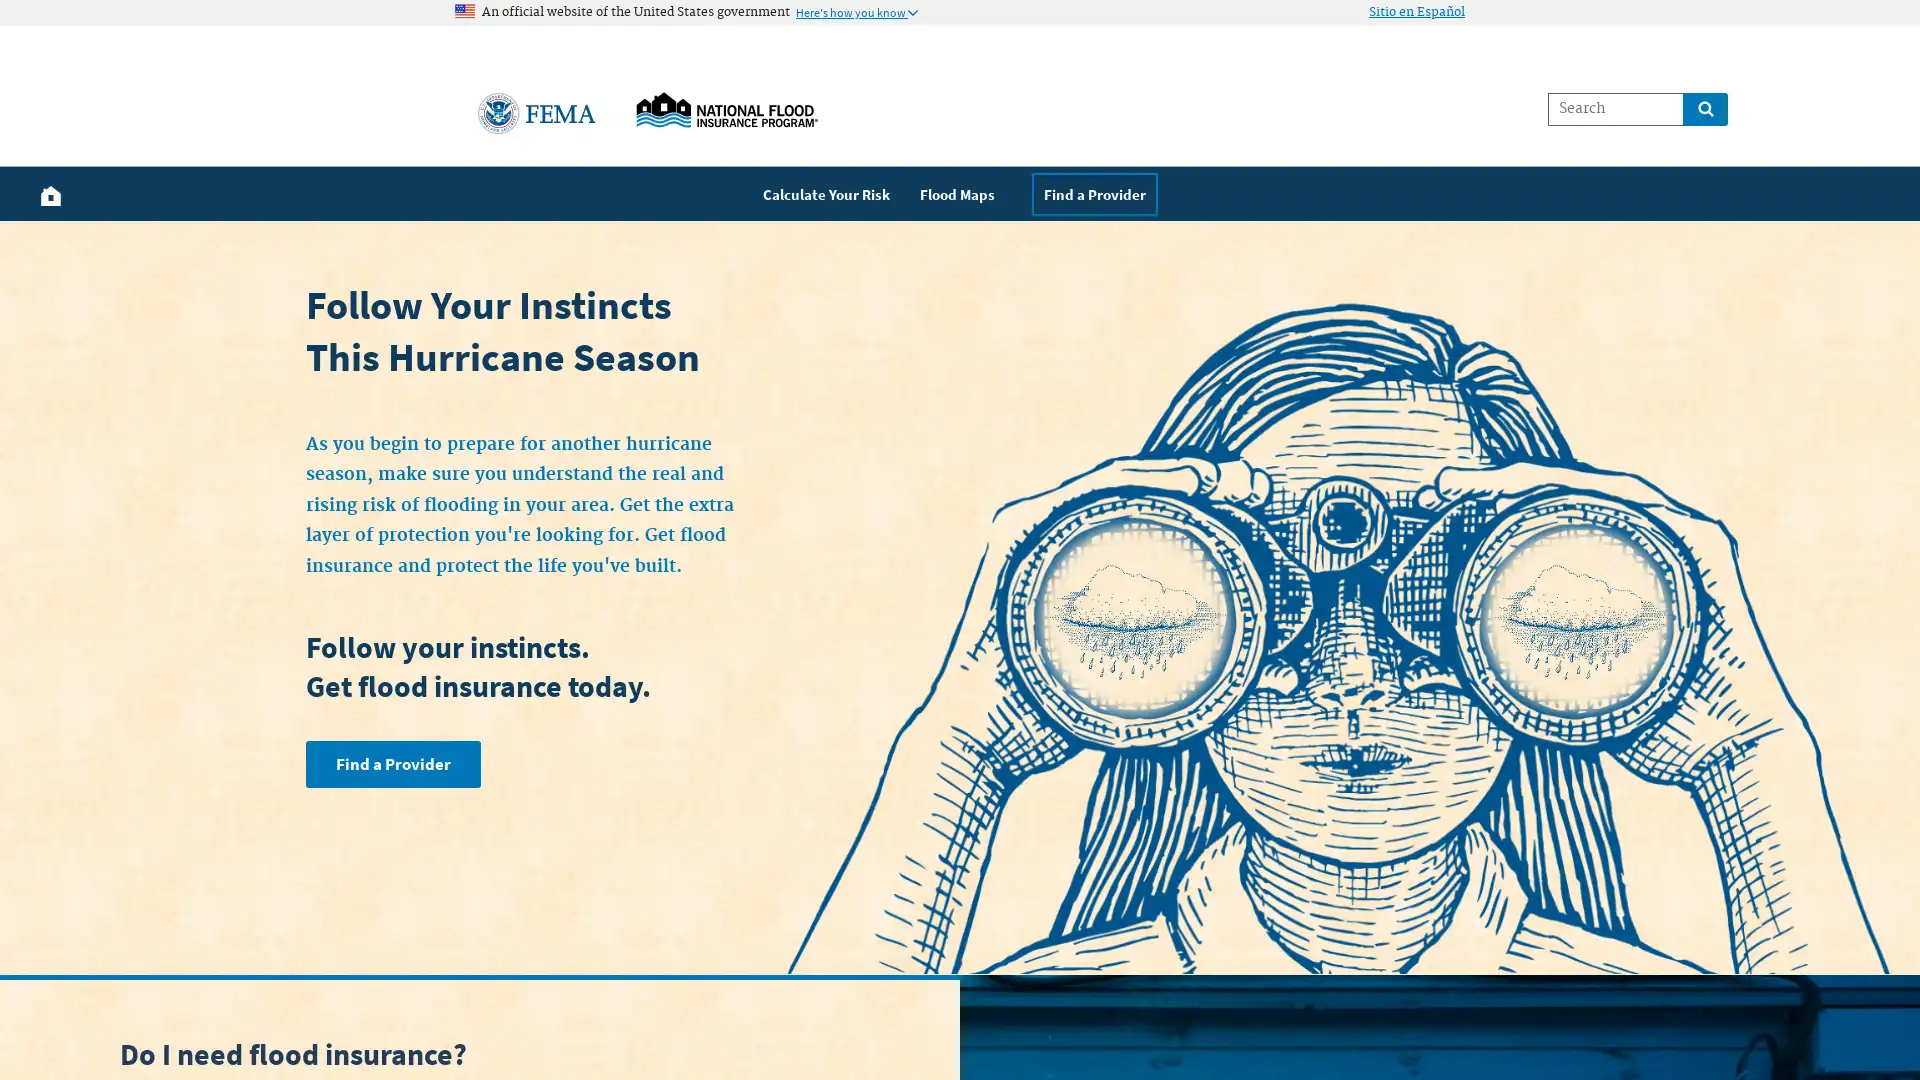  Describe the element at coordinates (1704, 108) in the screenshot. I see `Global search for site links and content throught floodsmart` at that location.